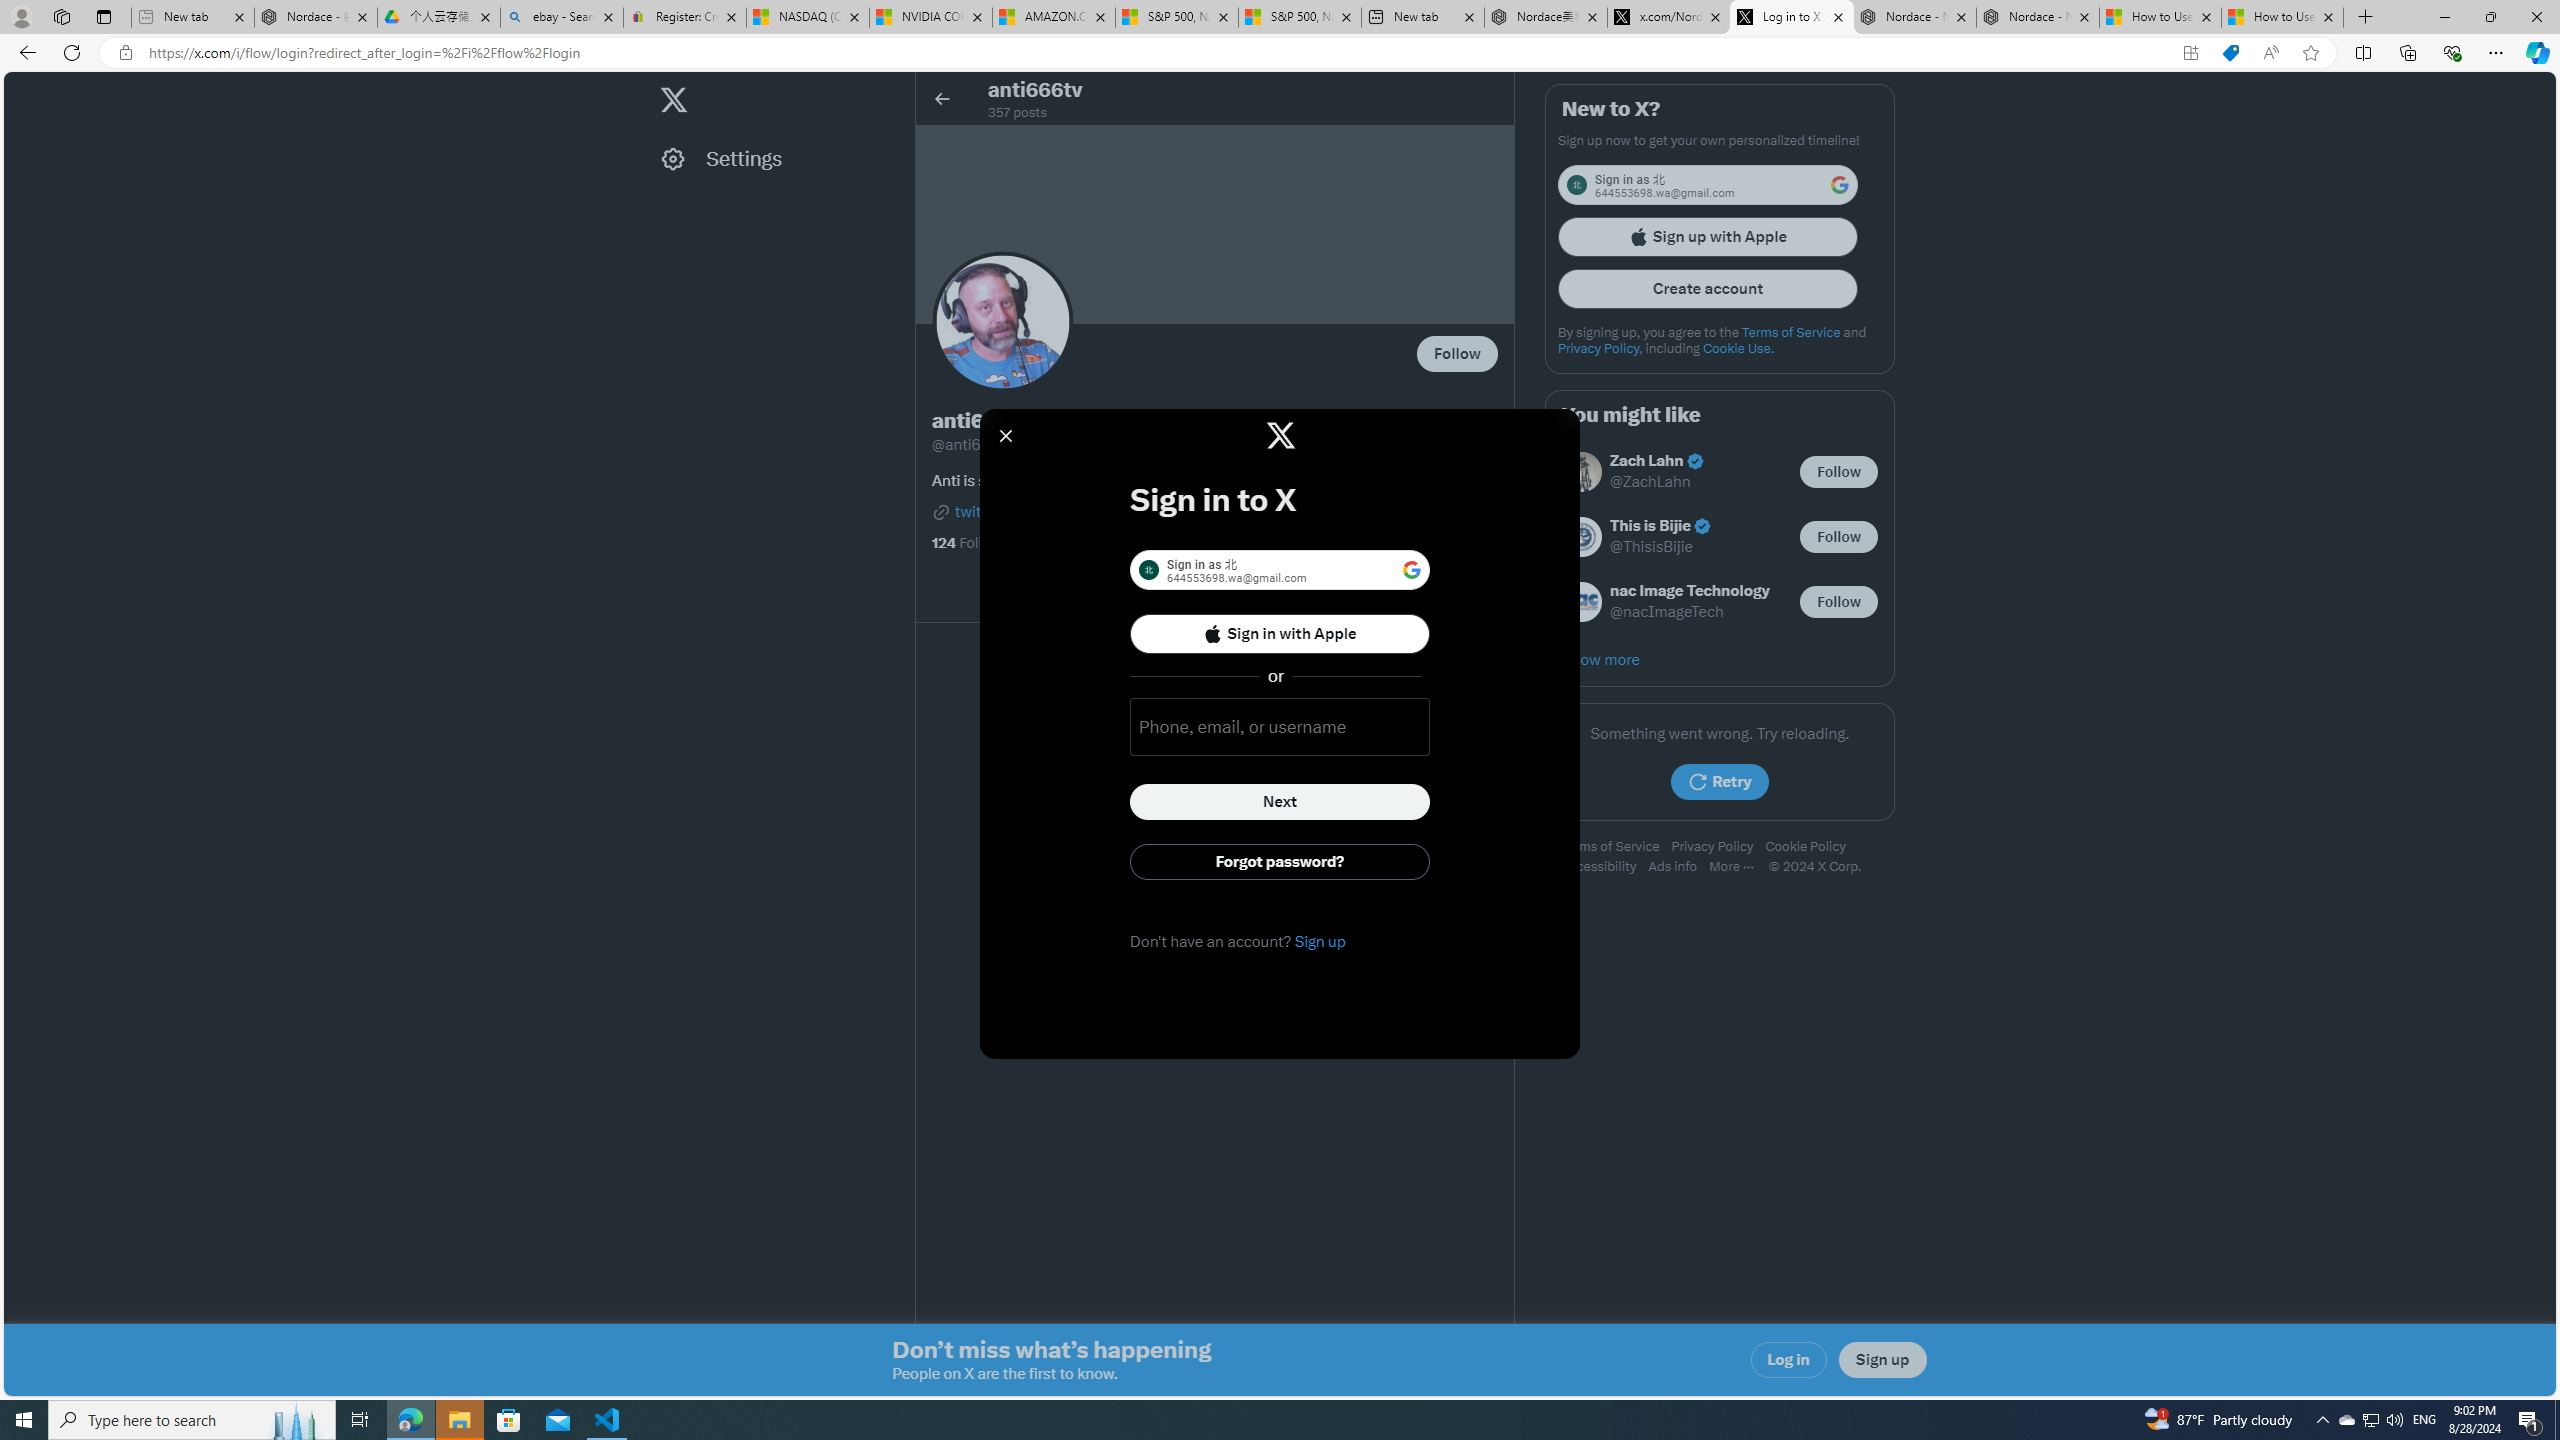 The height and width of the screenshot is (1440, 2560). What do you see at coordinates (2282, 16) in the screenshot?
I see `'How to Use a Monitor With Your Closed Laptop'` at bounding box center [2282, 16].